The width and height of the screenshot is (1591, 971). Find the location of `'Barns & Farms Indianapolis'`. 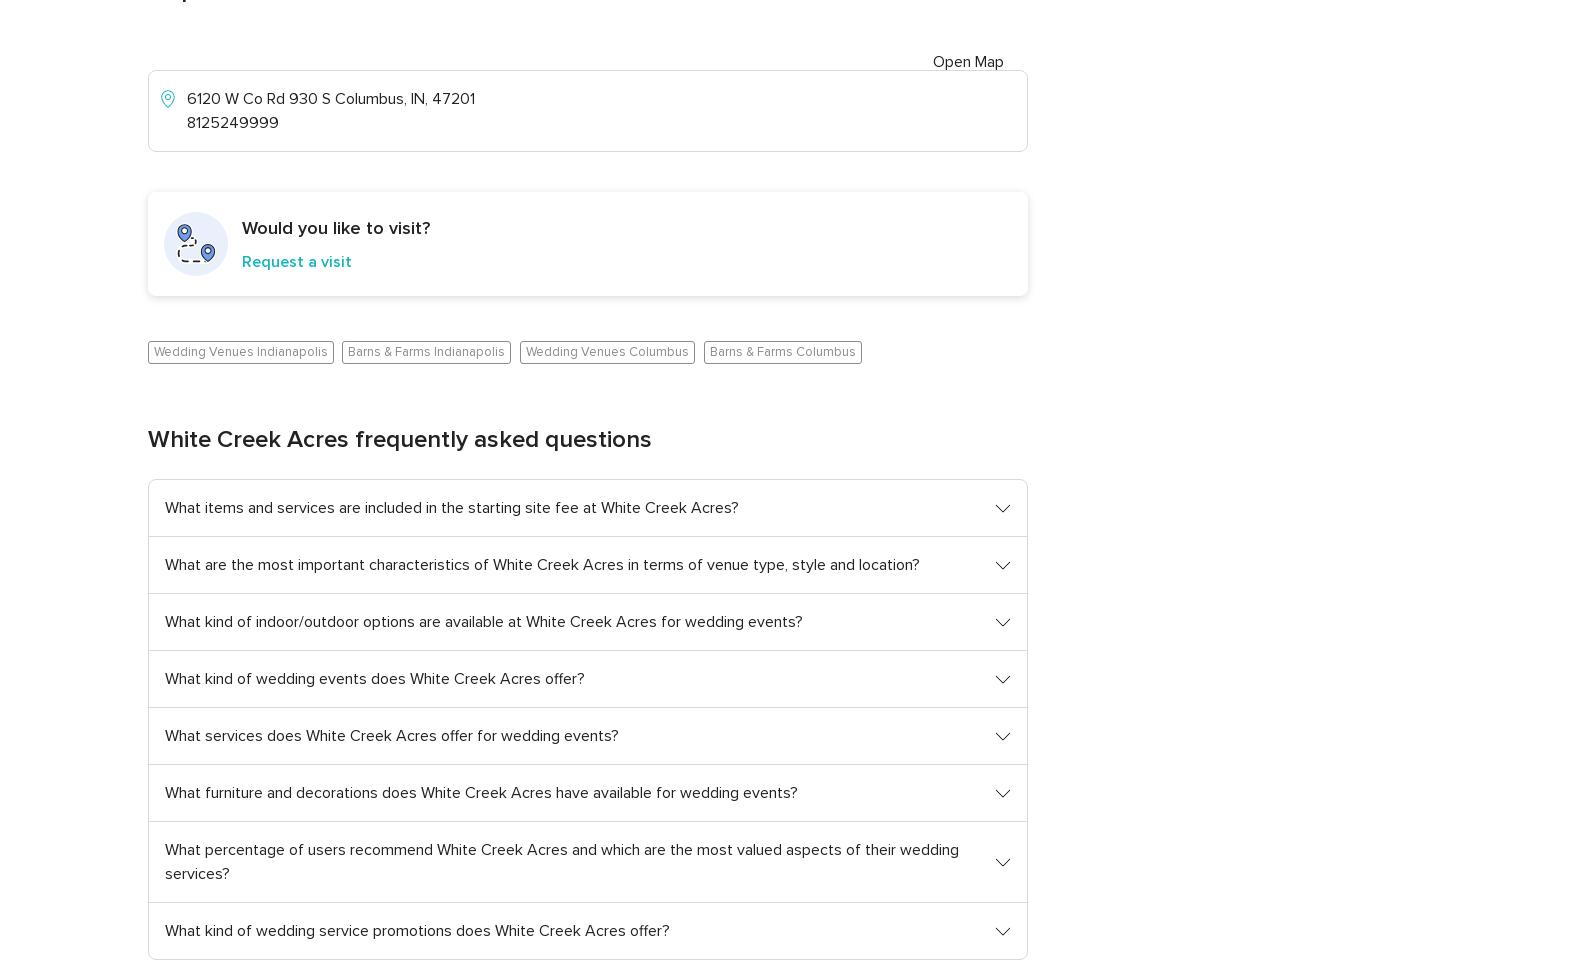

'Barns & Farms Indianapolis' is located at coordinates (426, 351).